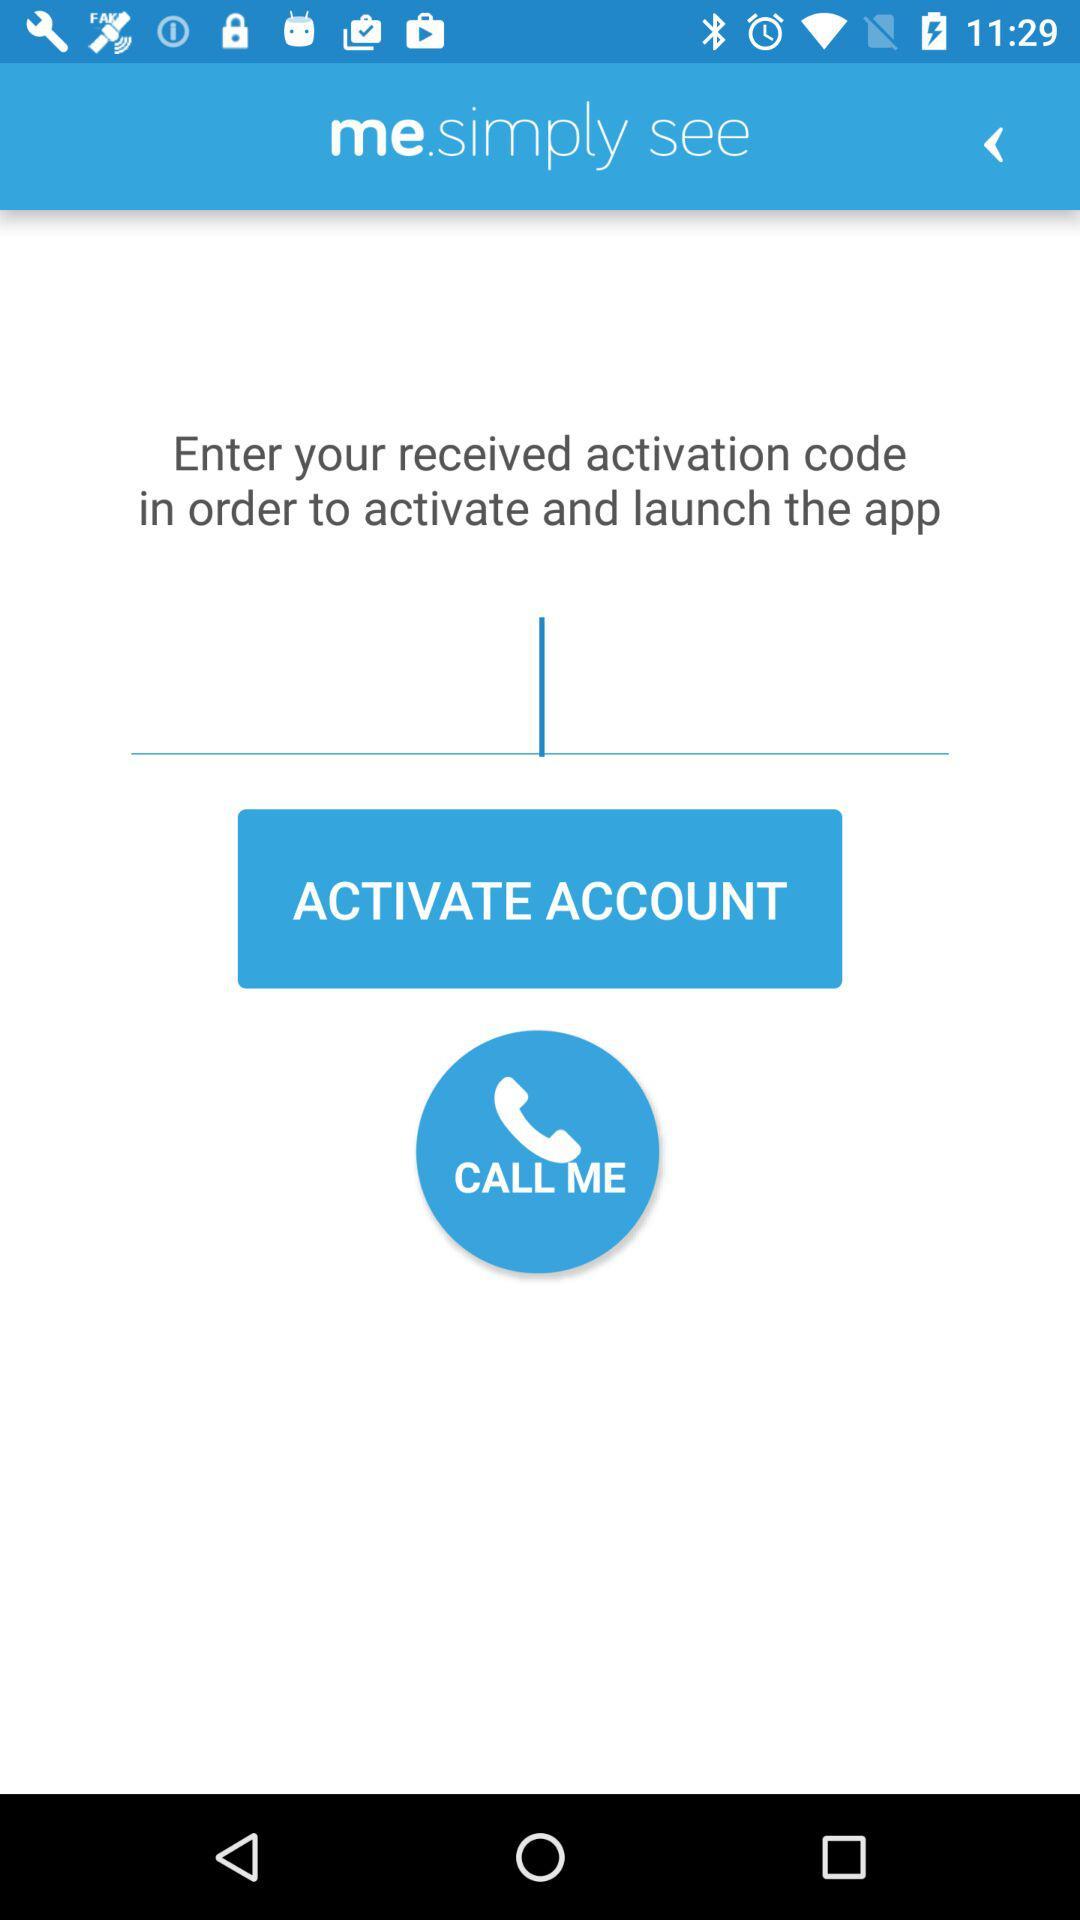  What do you see at coordinates (540, 1156) in the screenshot?
I see `call me` at bounding box center [540, 1156].